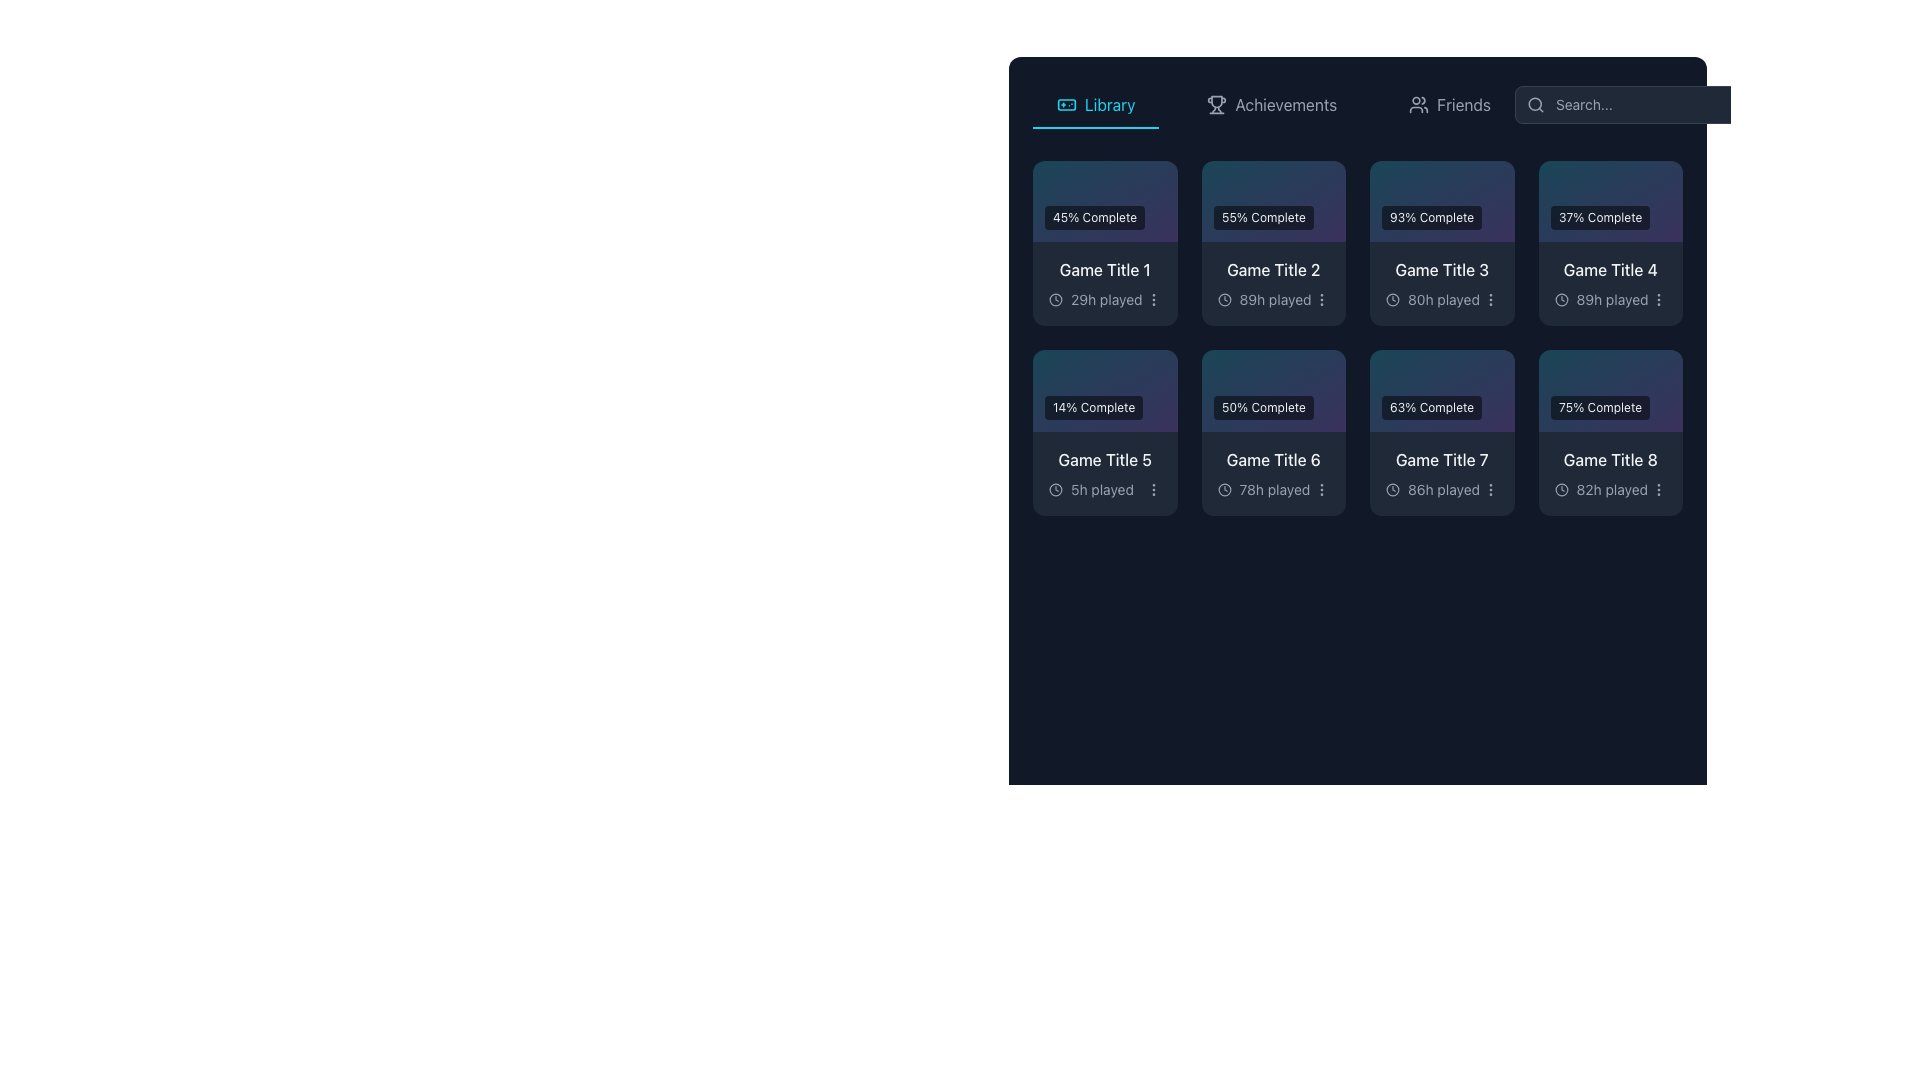  Describe the element at coordinates (1065, 104) in the screenshot. I see `the gamepad icon located within the 'Library' navigation button at the top left quadrant of the interface to understand its association with the 'Library' button` at that location.